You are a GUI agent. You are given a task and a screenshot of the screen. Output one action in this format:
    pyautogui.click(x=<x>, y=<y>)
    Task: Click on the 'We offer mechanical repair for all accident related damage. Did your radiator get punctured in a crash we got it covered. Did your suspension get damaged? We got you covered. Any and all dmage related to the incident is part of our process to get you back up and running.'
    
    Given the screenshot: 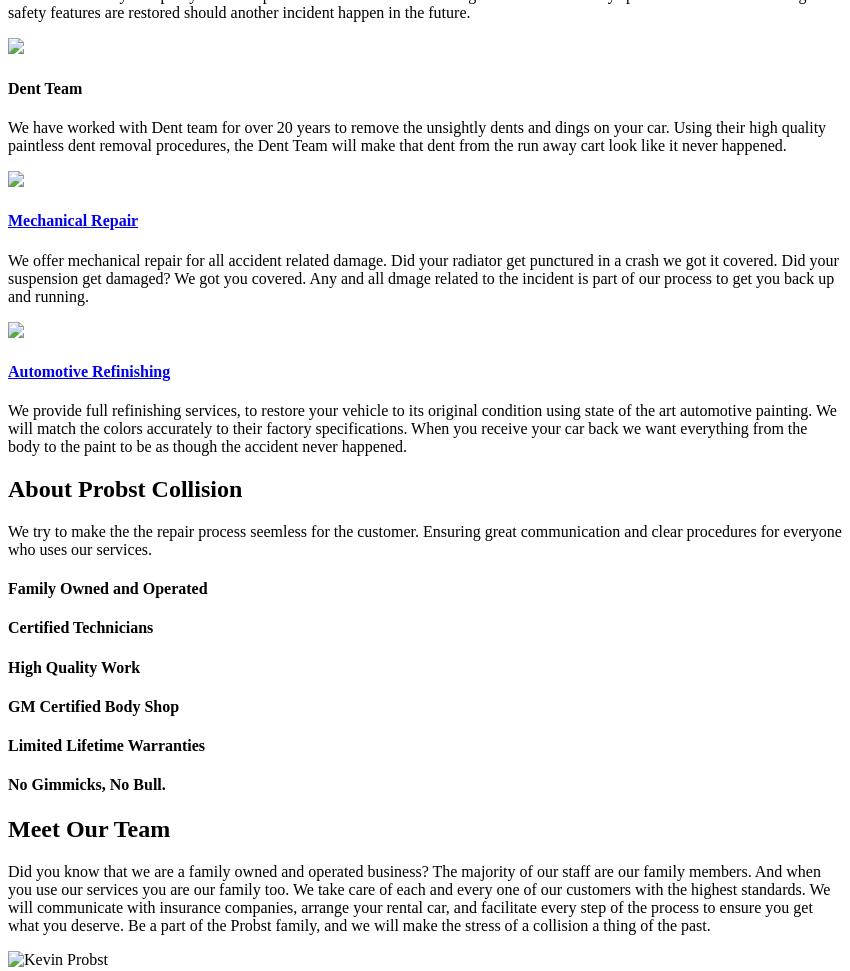 What is the action you would take?
    pyautogui.click(x=422, y=276)
    